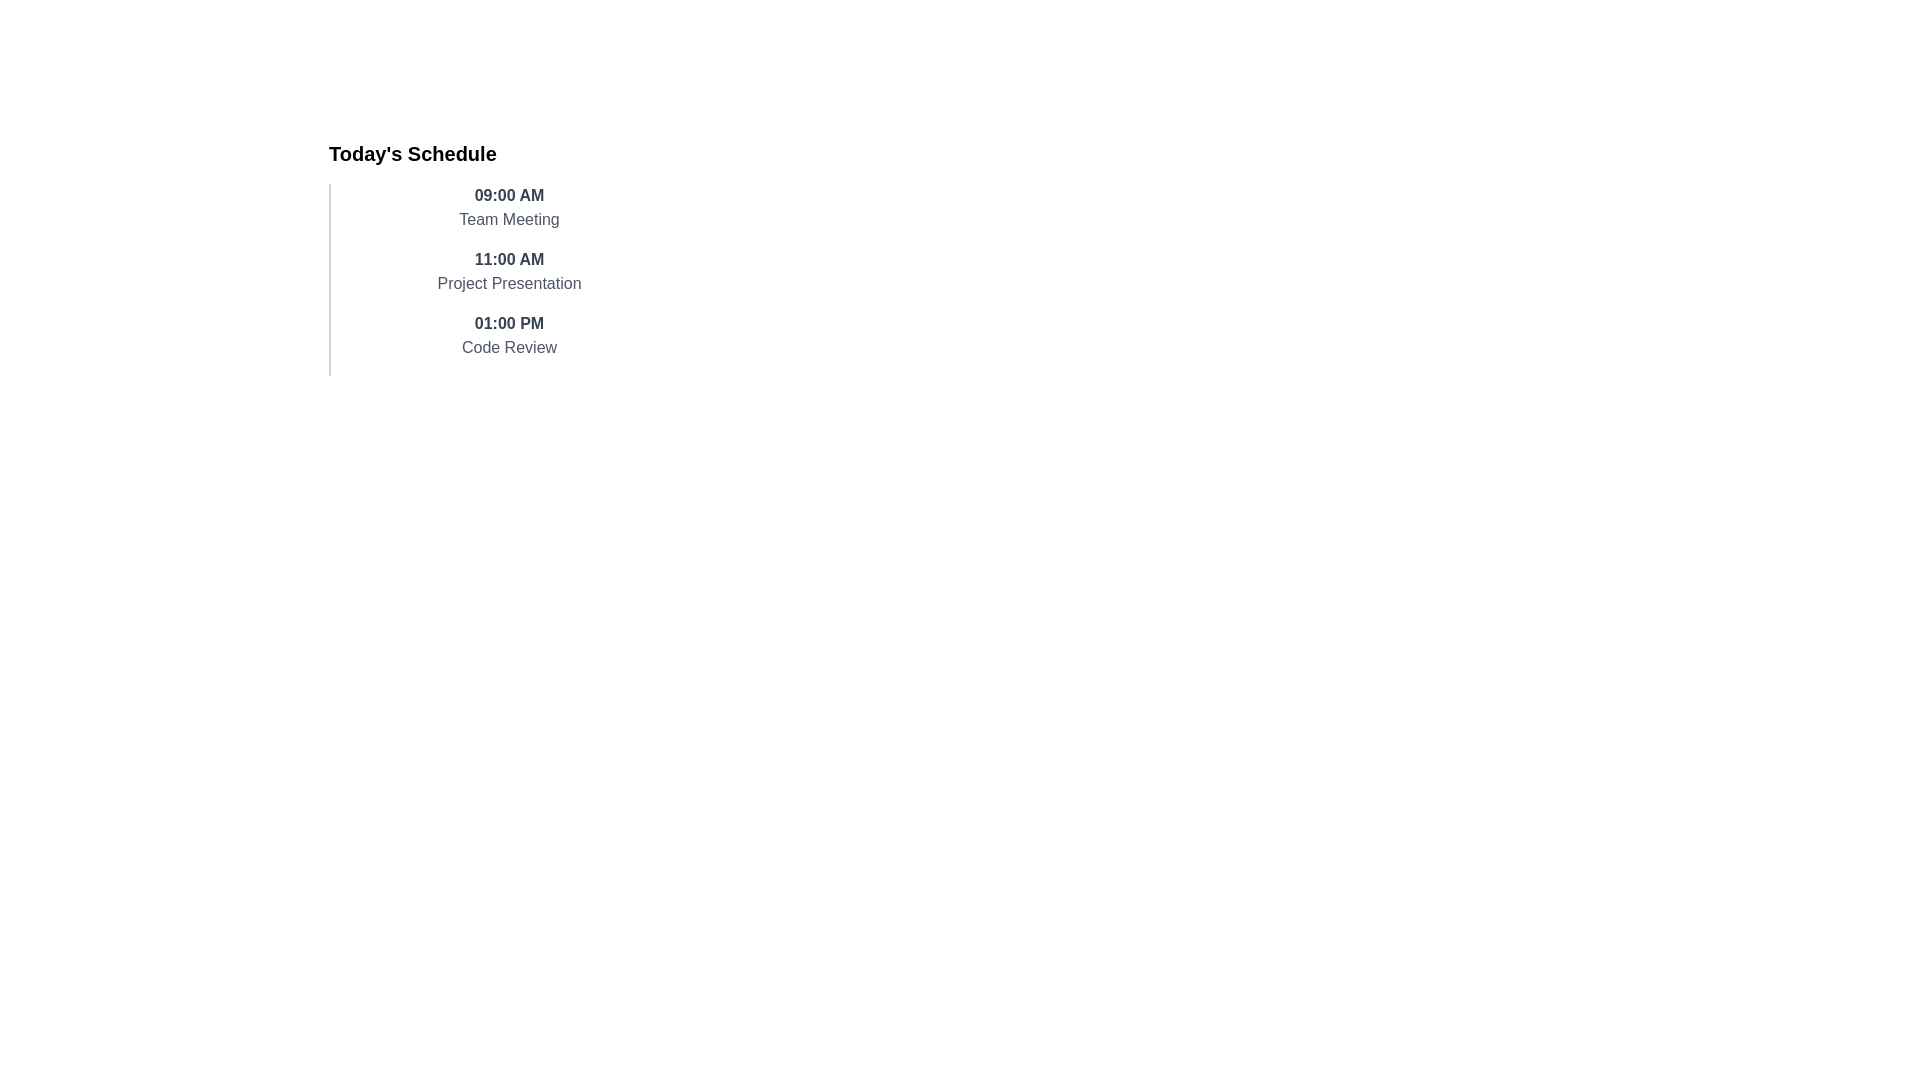  Describe the element at coordinates (509, 258) in the screenshot. I see `the static text displaying '11:00 AM' in the schedule listing, which is styled with a bold font and gray color` at that location.